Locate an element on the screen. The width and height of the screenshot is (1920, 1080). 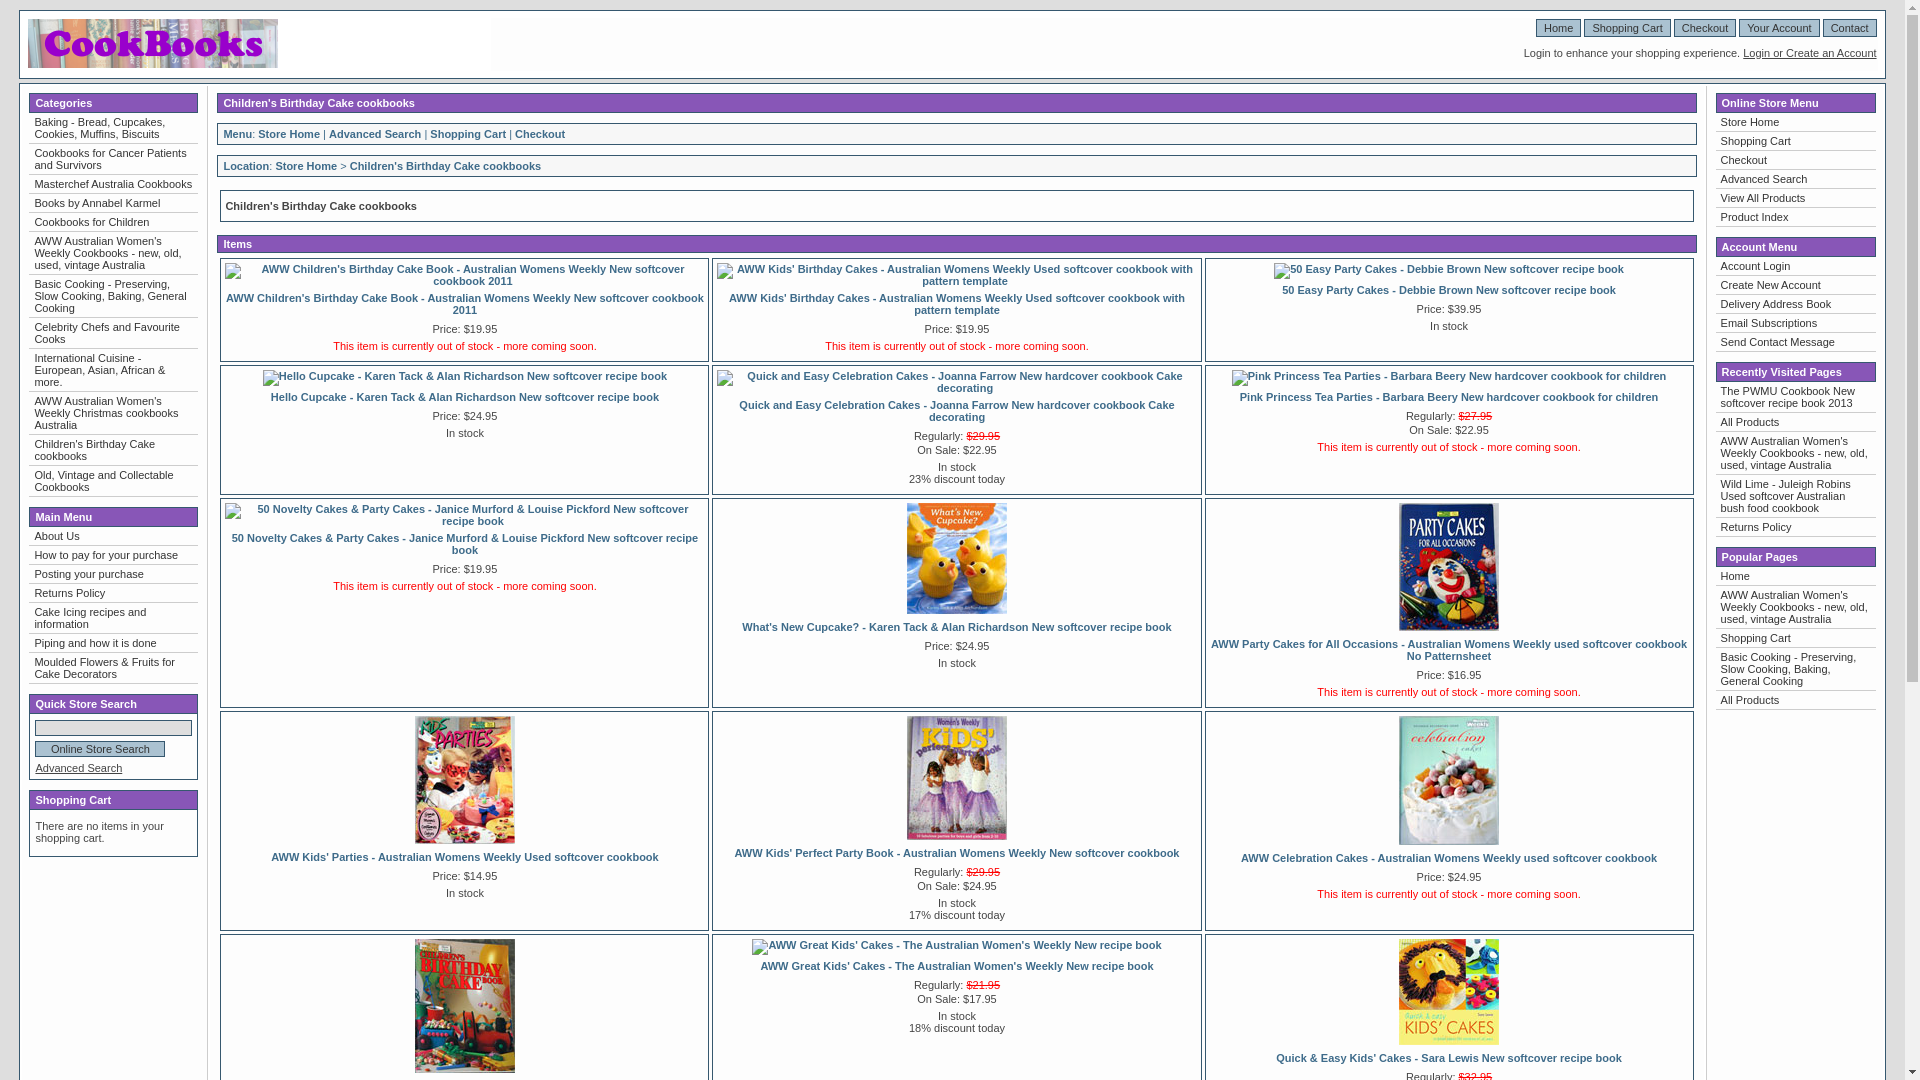
'Contact' is located at coordinates (1848, 27).